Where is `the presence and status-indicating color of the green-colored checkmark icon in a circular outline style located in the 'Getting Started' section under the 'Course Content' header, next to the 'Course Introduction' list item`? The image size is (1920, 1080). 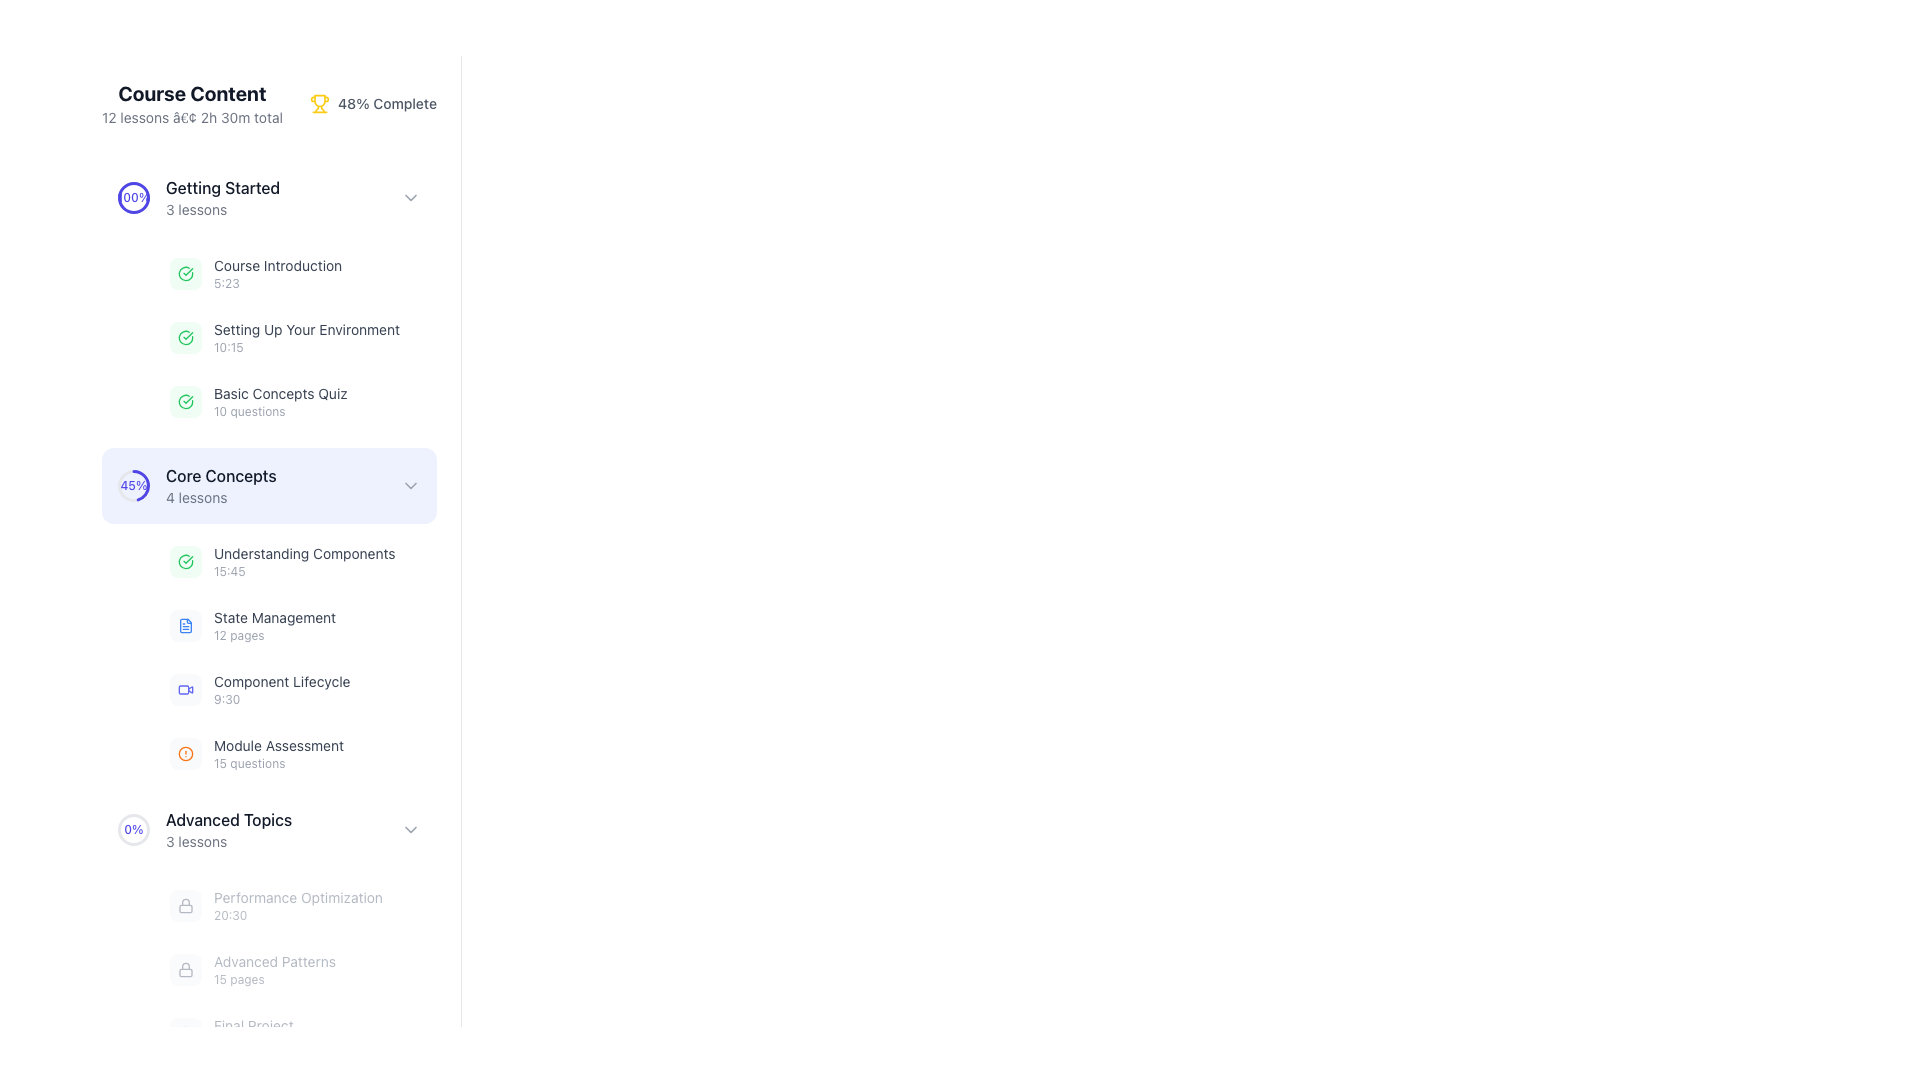 the presence and status-indicating color of the green-colored checkmark icon in a circular outline style located in the 'Getting Started' section under the 'Course Content' header, next to the 'Course Introduction' list item is located at coordinates (186, 337).